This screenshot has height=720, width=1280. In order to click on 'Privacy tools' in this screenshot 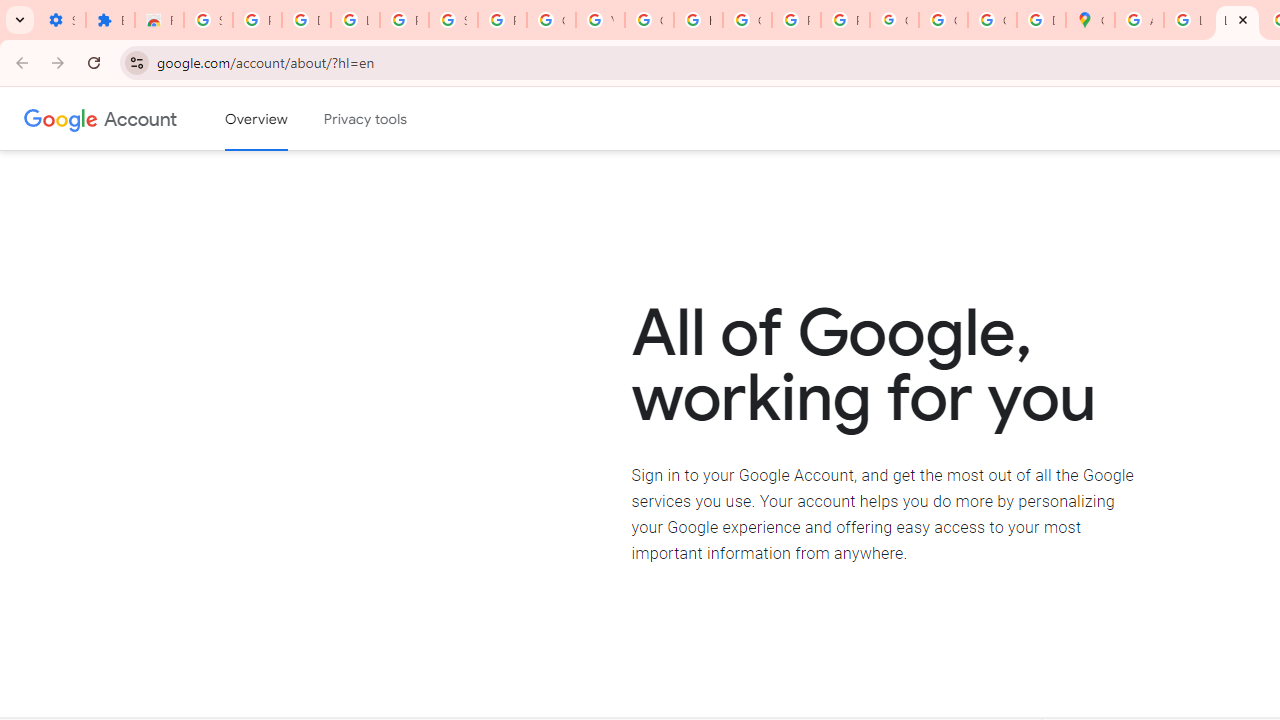, I will do `click(366, 119)`.